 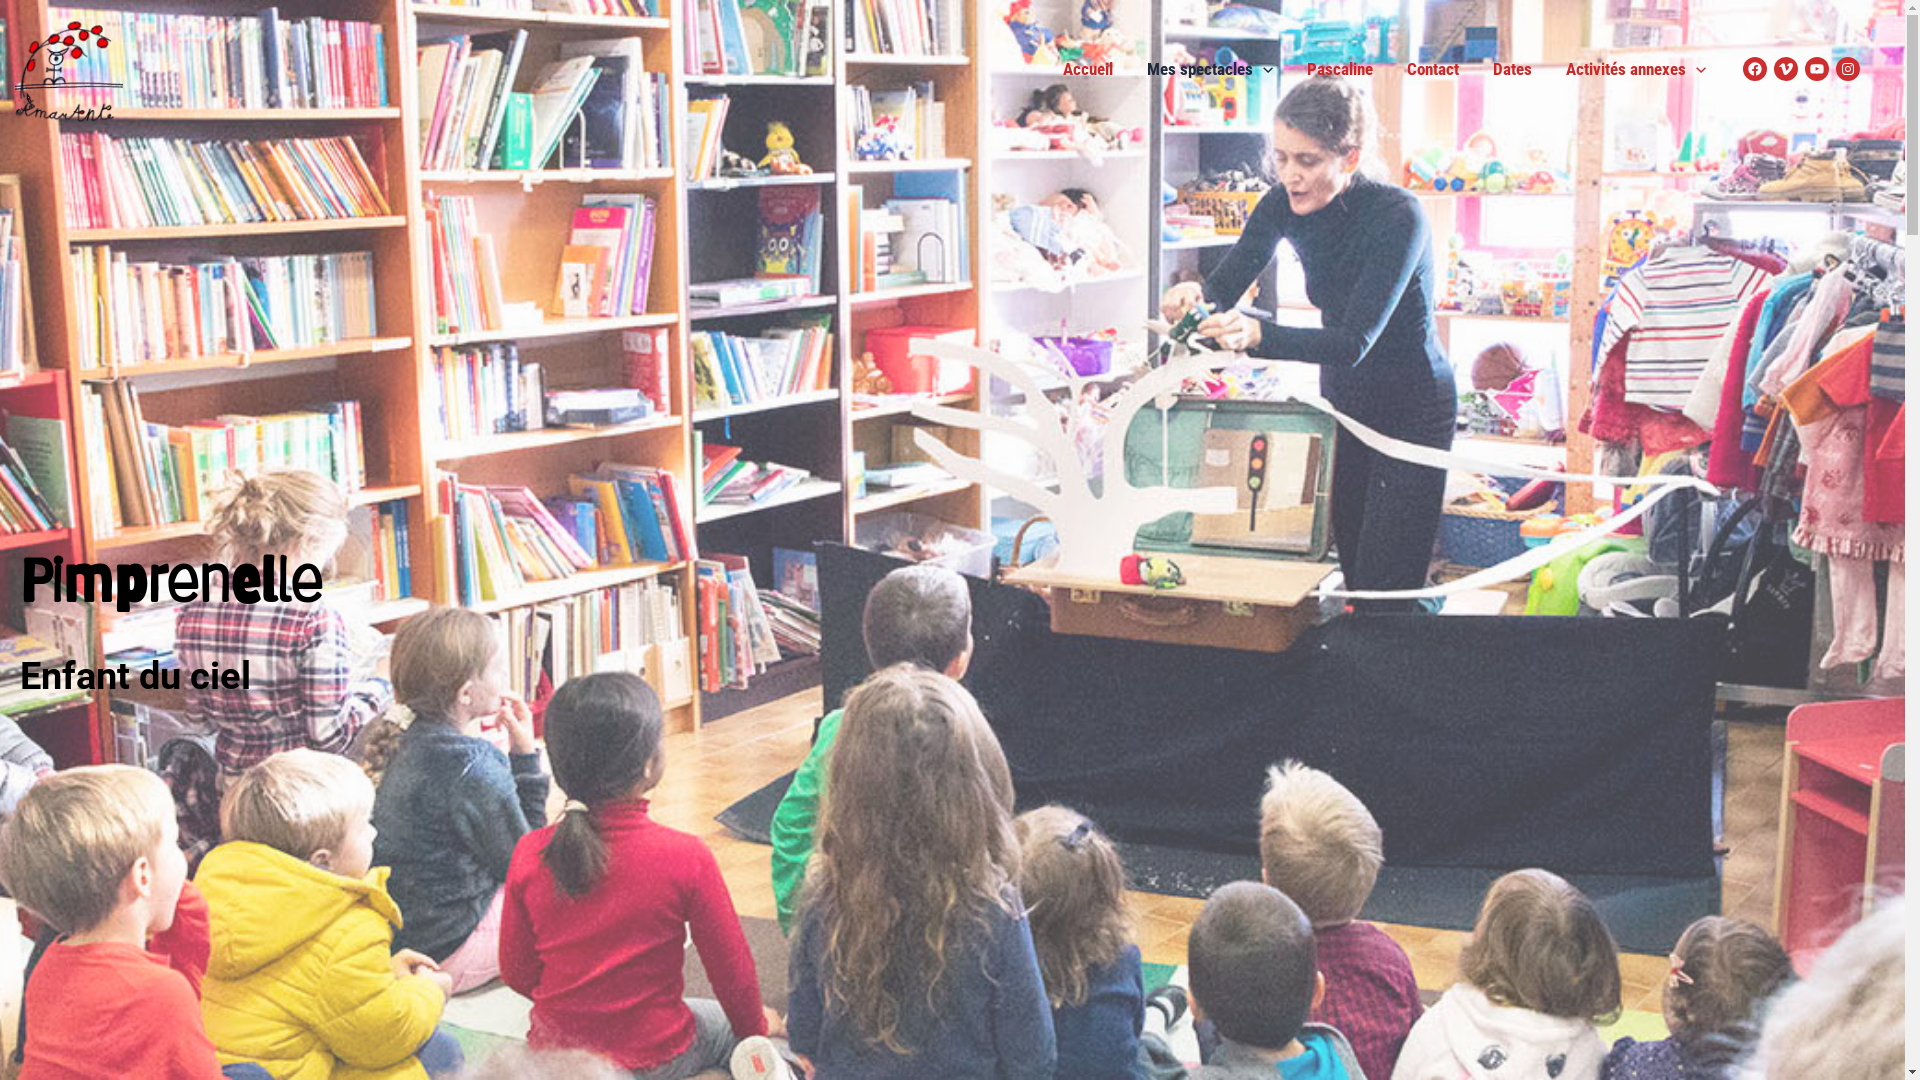 I want to click on 'Mes spectacles', so click(x=1208, y=68).